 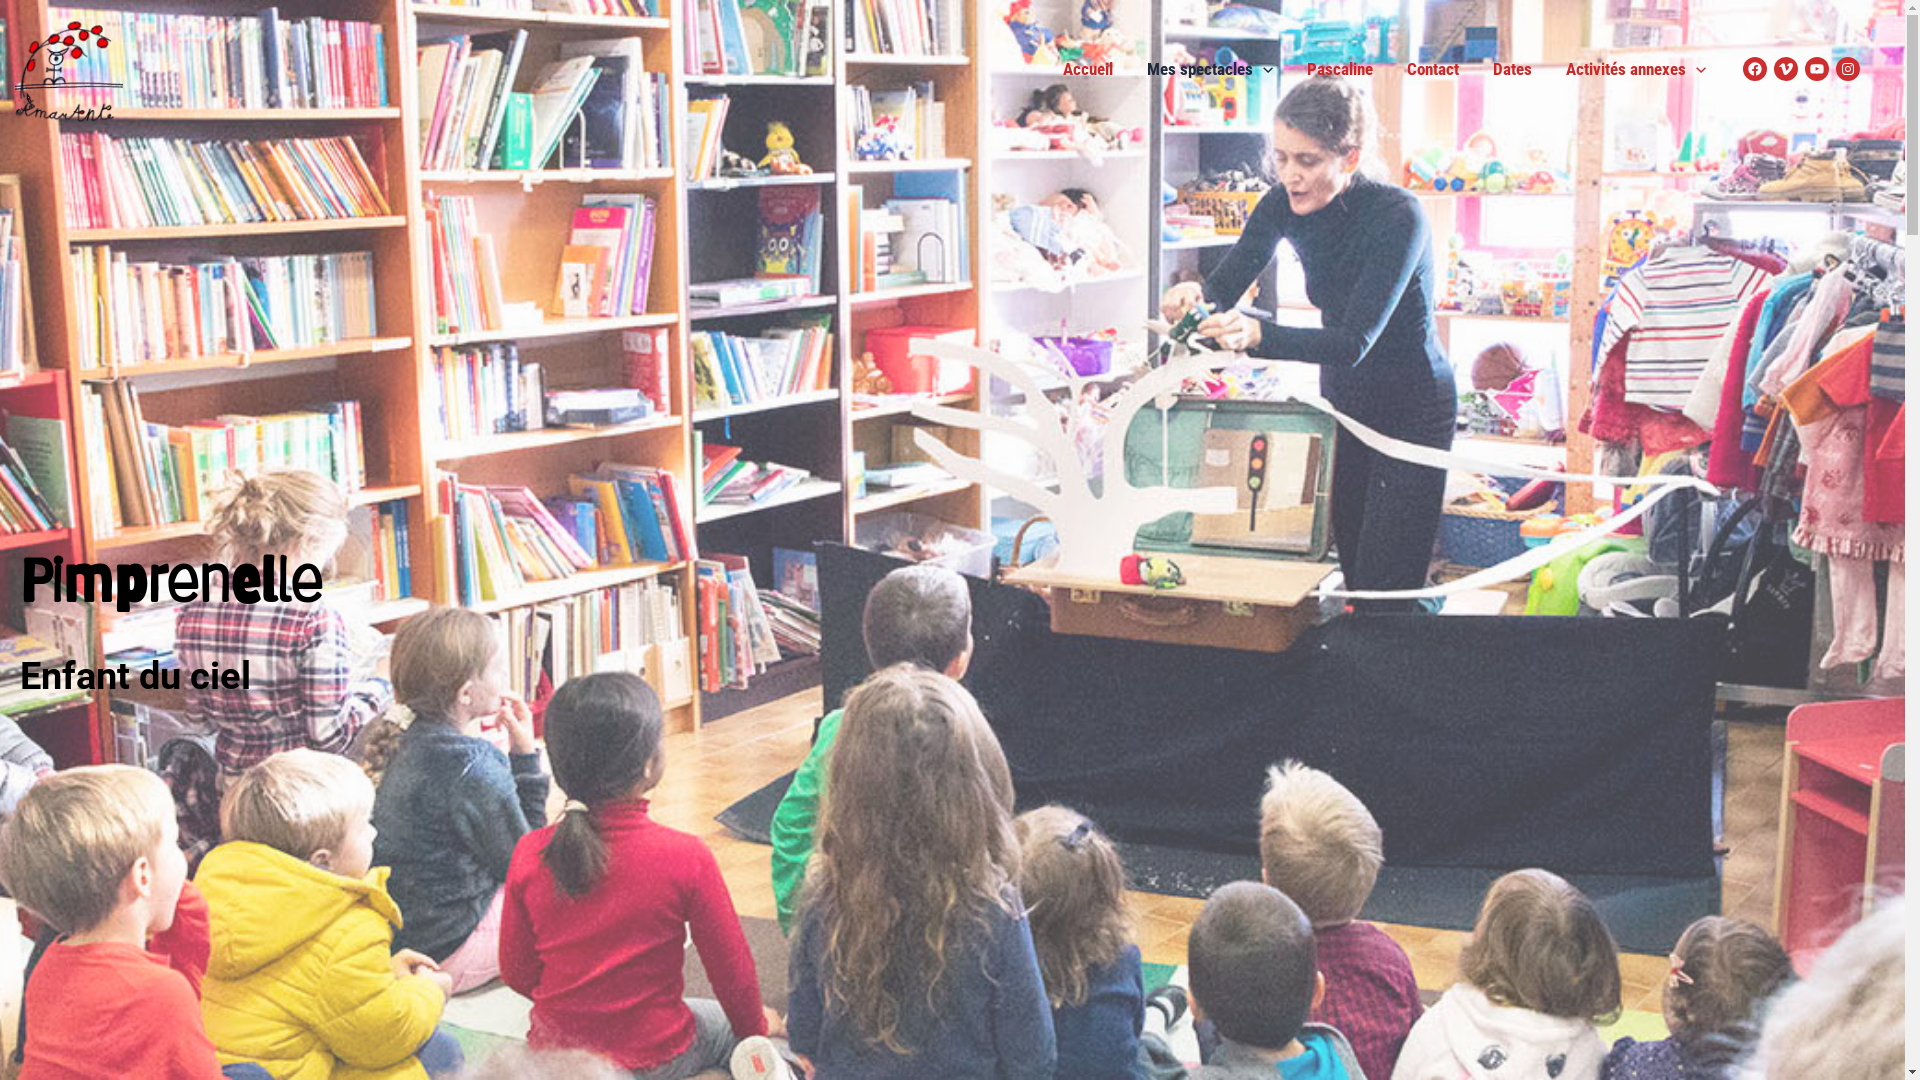 I want to click on 'Mes spectacles', so click(x=1208, y=68).